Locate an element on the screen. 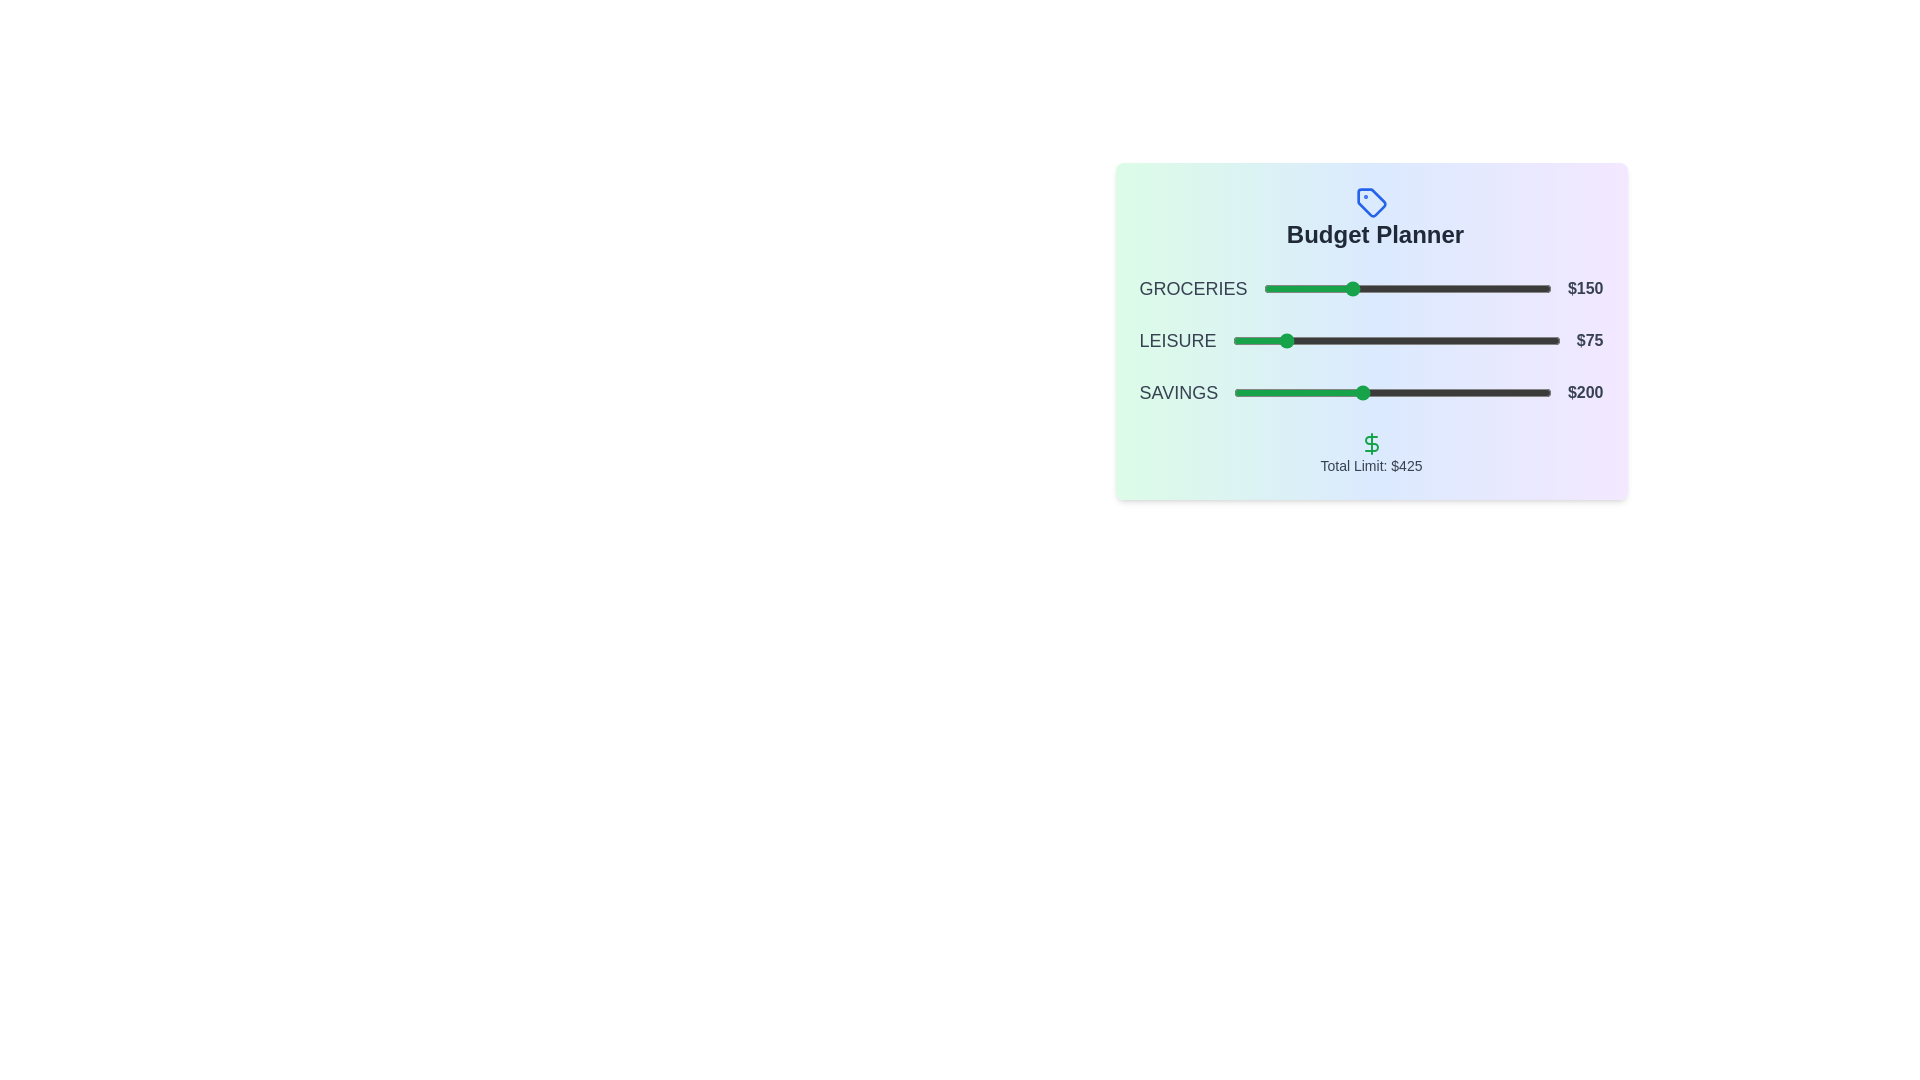 The height and width of the screenshot is (1080, 1920). the category name leisure to display additional details is located at coordinates (1177, 339).